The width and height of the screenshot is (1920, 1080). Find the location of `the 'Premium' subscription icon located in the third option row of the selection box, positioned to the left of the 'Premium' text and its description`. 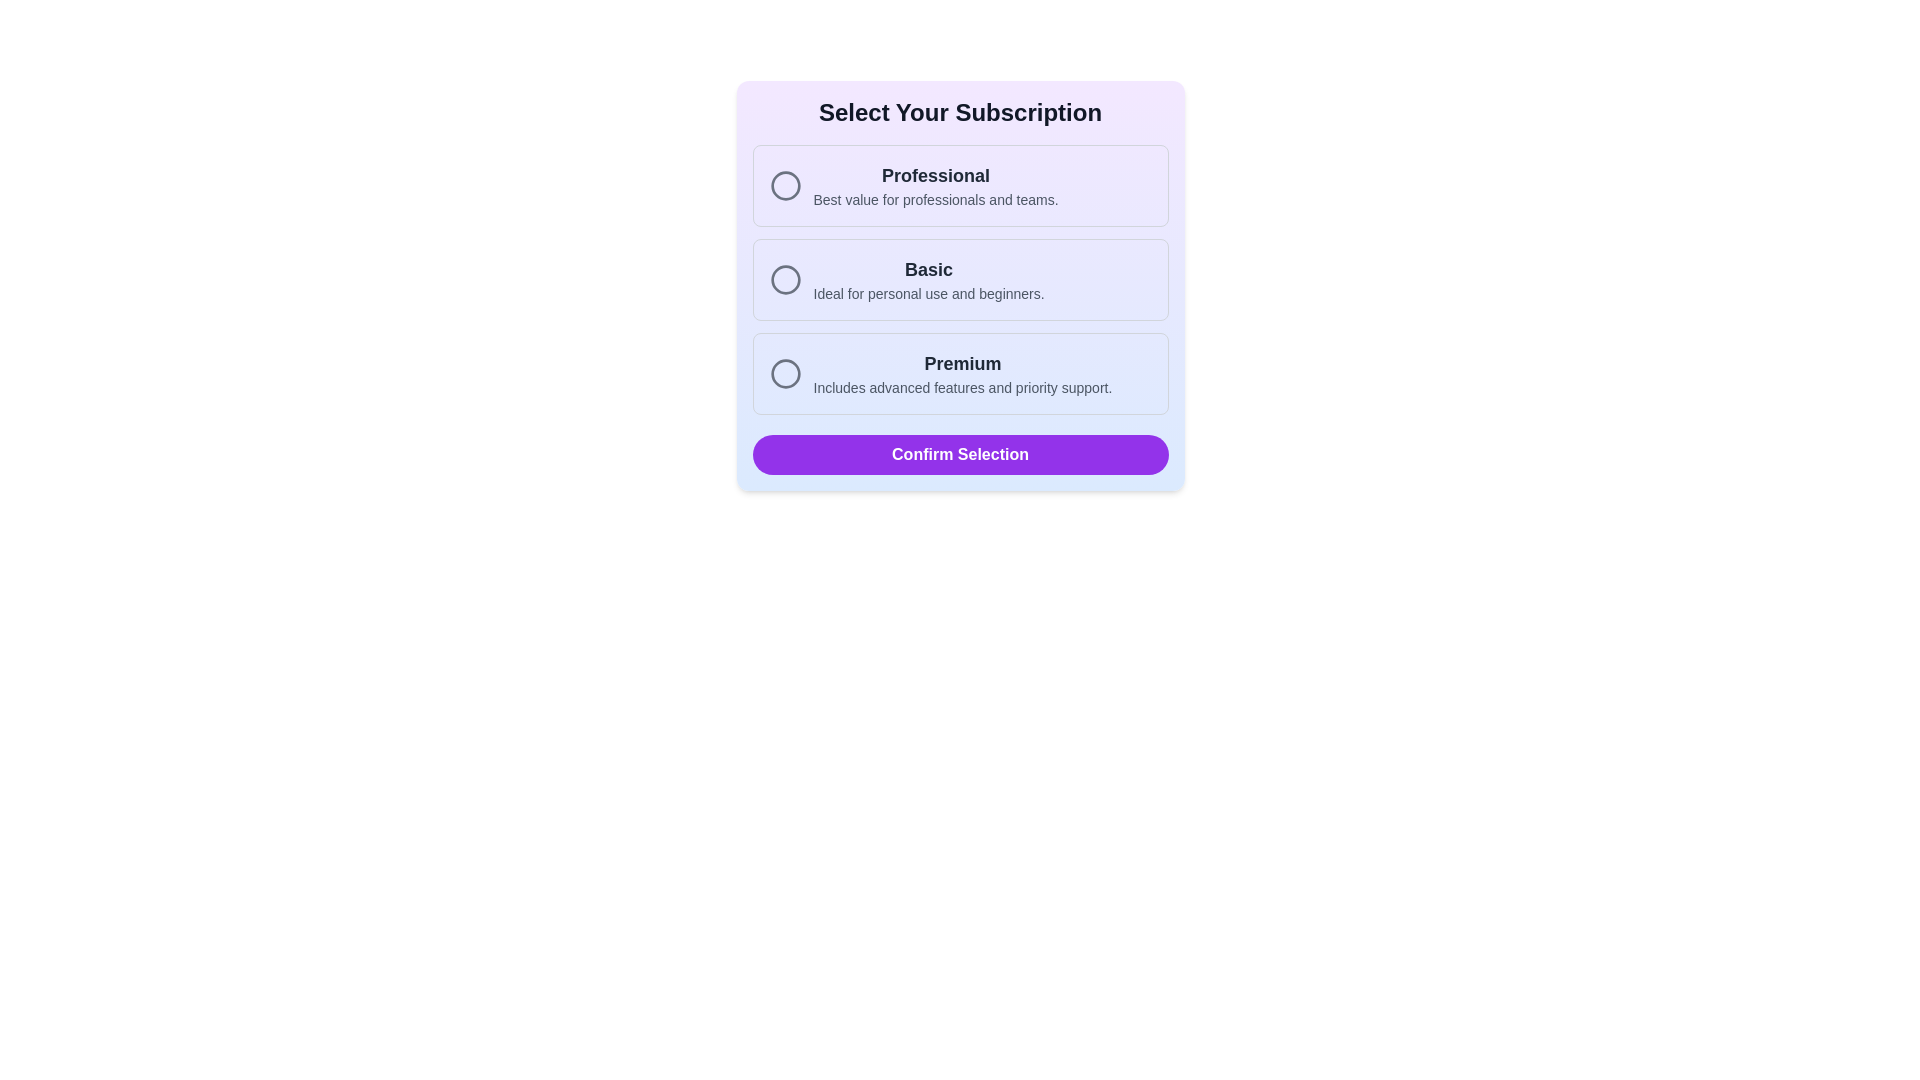

the 'Premium' subscription icon located in the third option row of the selection box, positioned to the left of the 'Premium' text and its description is located at coordinates (784, 374).